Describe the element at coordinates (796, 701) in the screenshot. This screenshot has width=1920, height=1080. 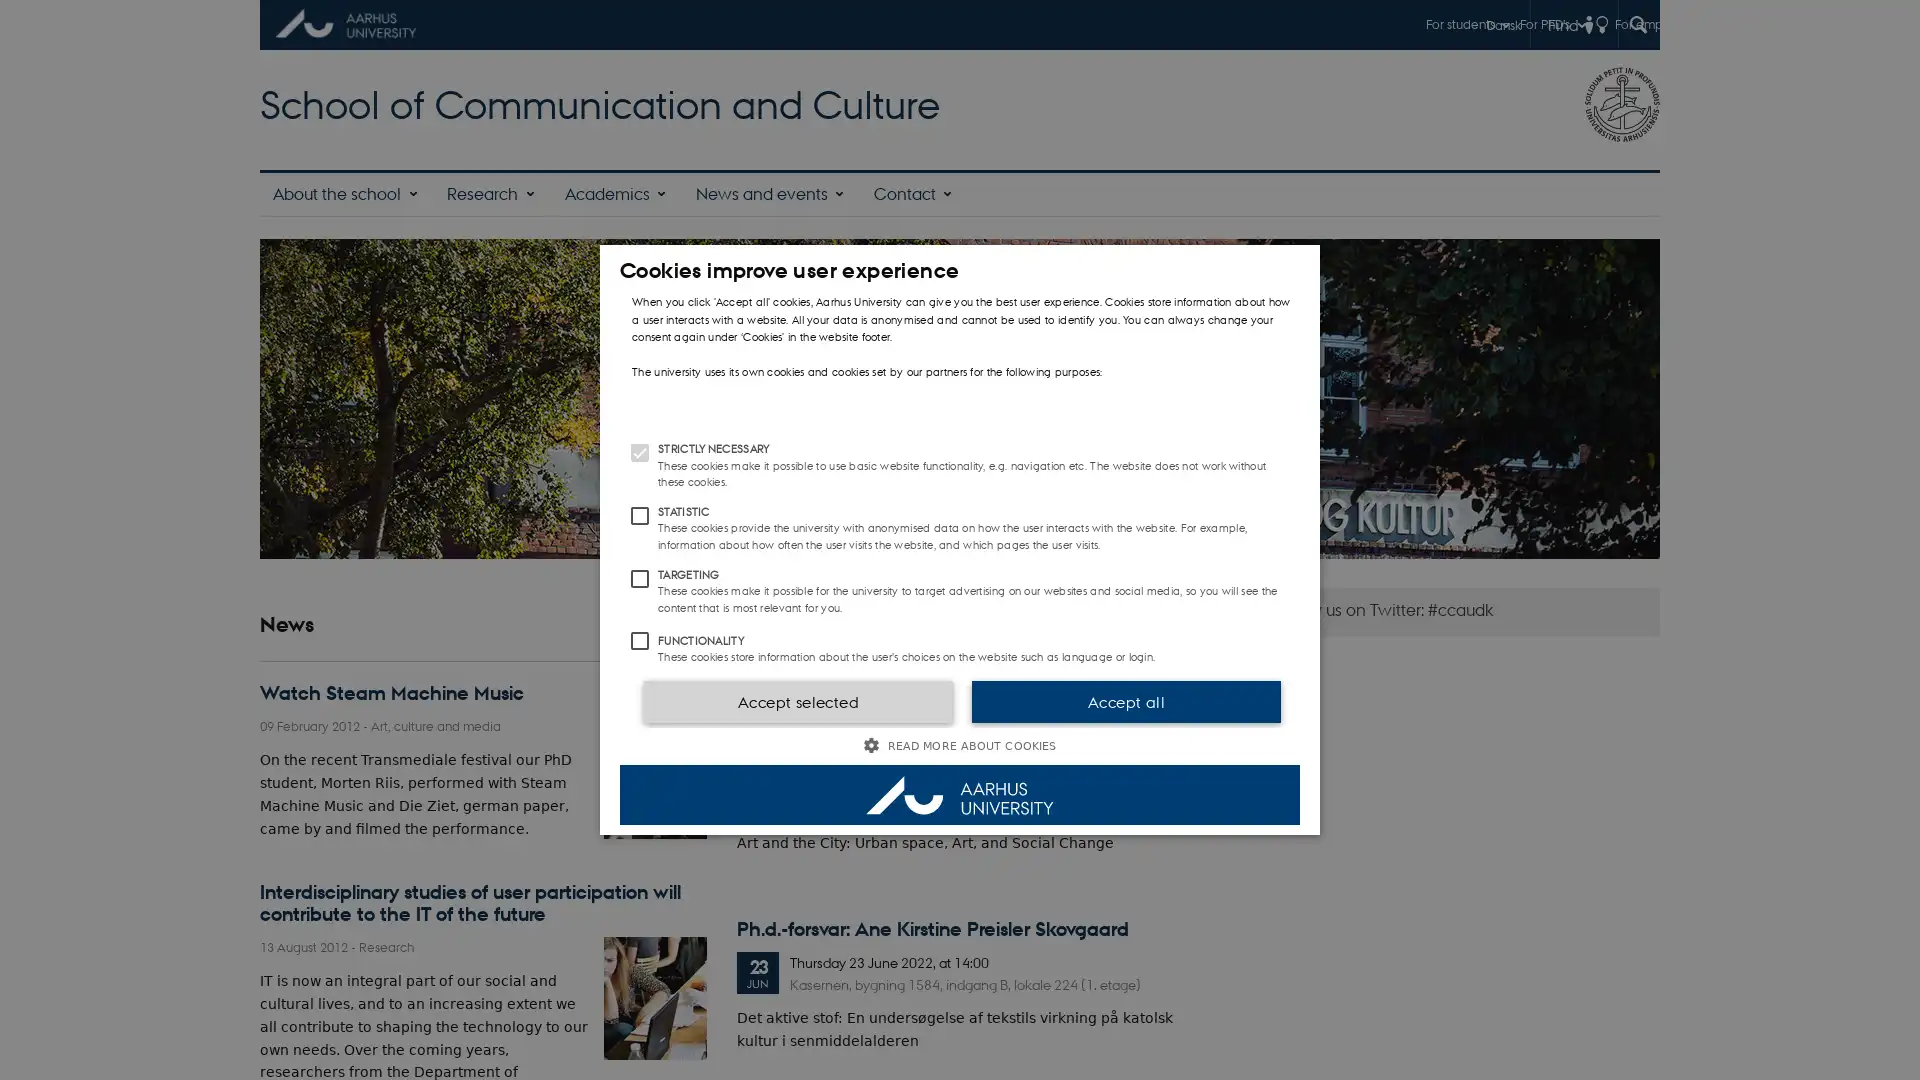
I see `Accept selected` at that location.